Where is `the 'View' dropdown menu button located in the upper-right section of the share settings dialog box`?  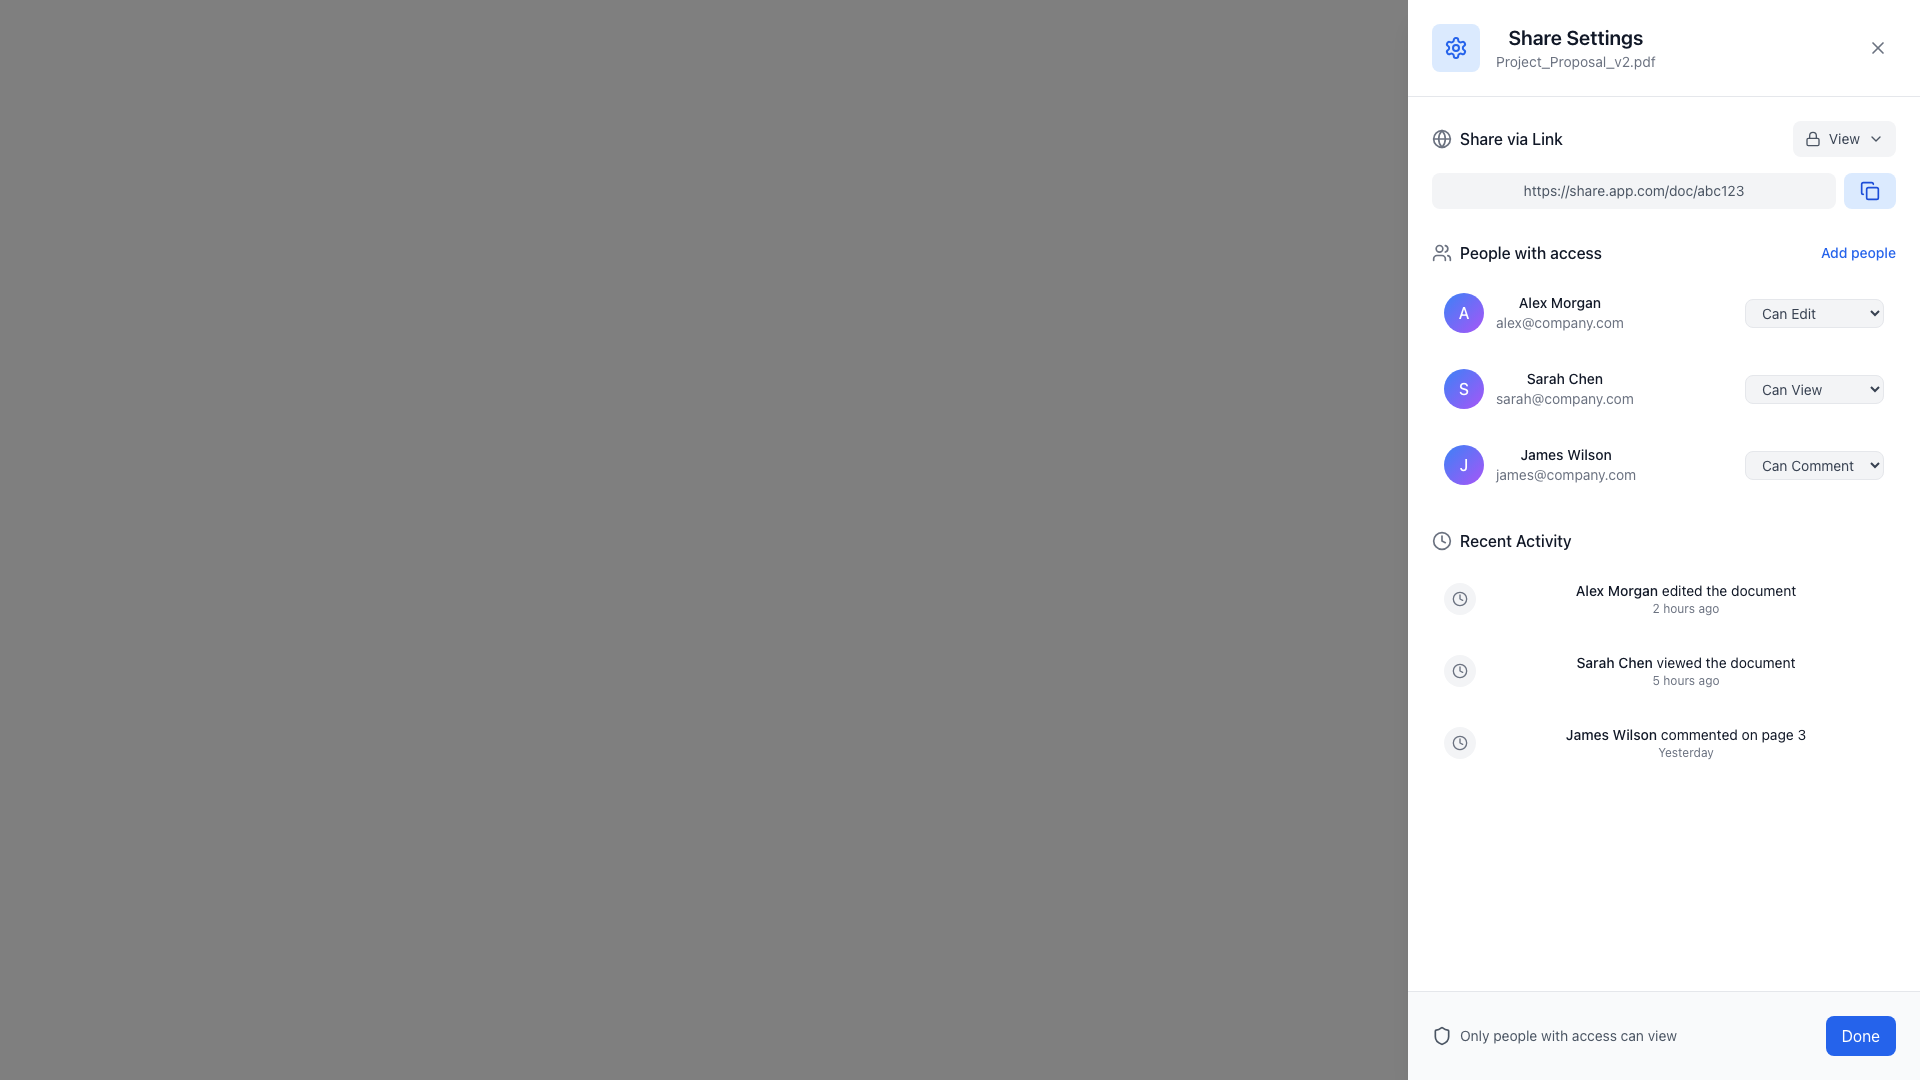
the 'View' dropdown menu button located in the upper-right section of the share settings dialog box is located at coordinates (1842, 137).